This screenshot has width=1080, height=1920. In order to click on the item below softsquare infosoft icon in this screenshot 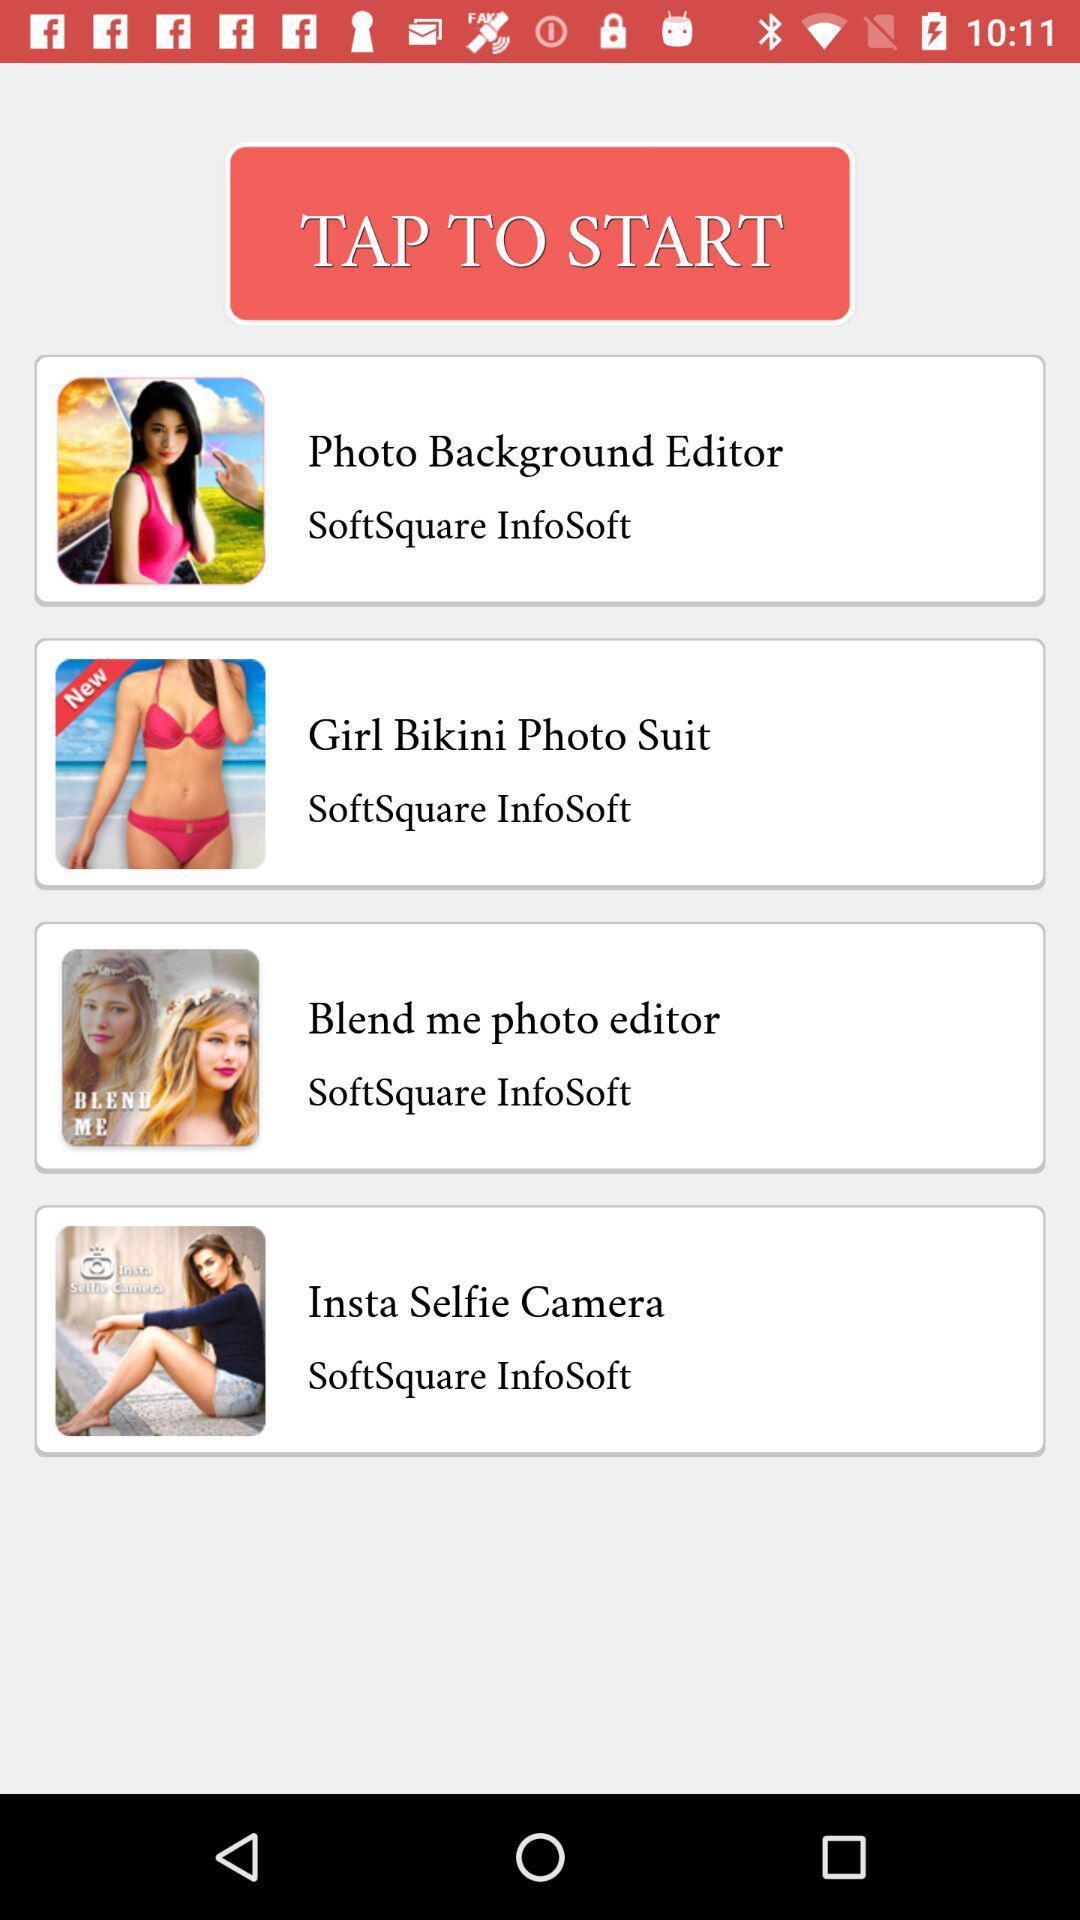, I will do `click(508, 728)`.